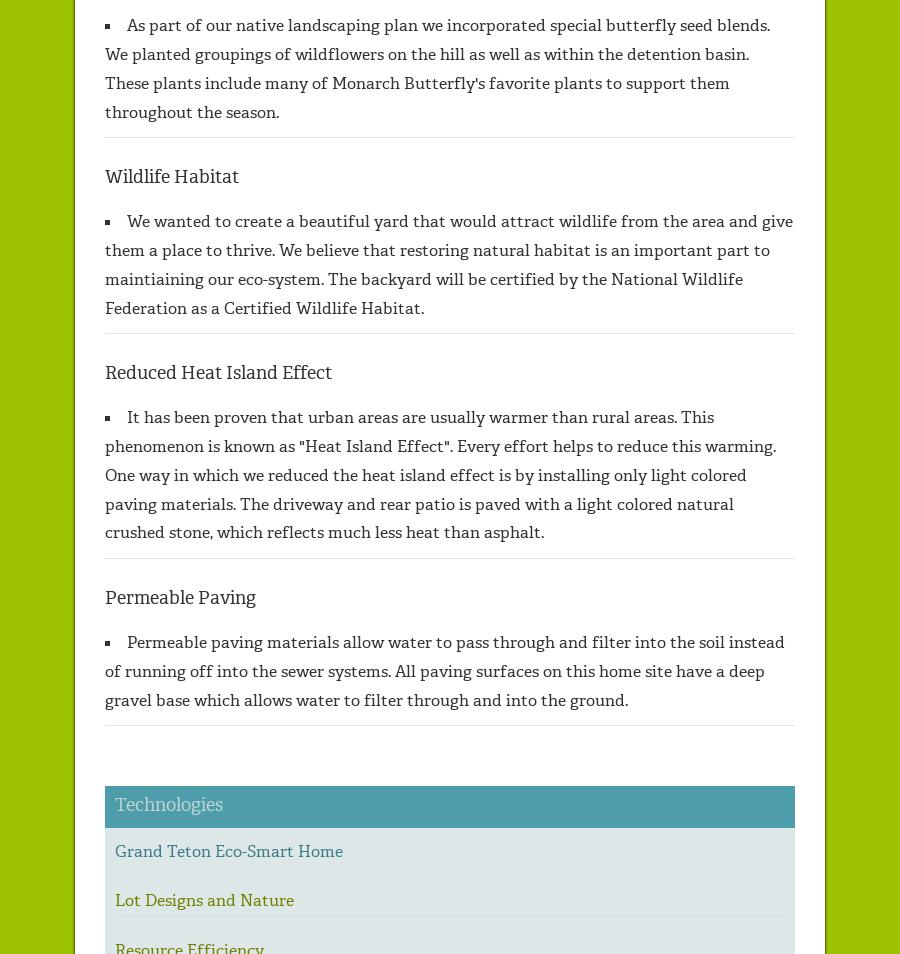 The height and width of the screenshot is (954, 900). Describe the element at coordinates (227, 850) in the screenshot. I see `'Grand Teton Eco-Smart Home'` at that location.